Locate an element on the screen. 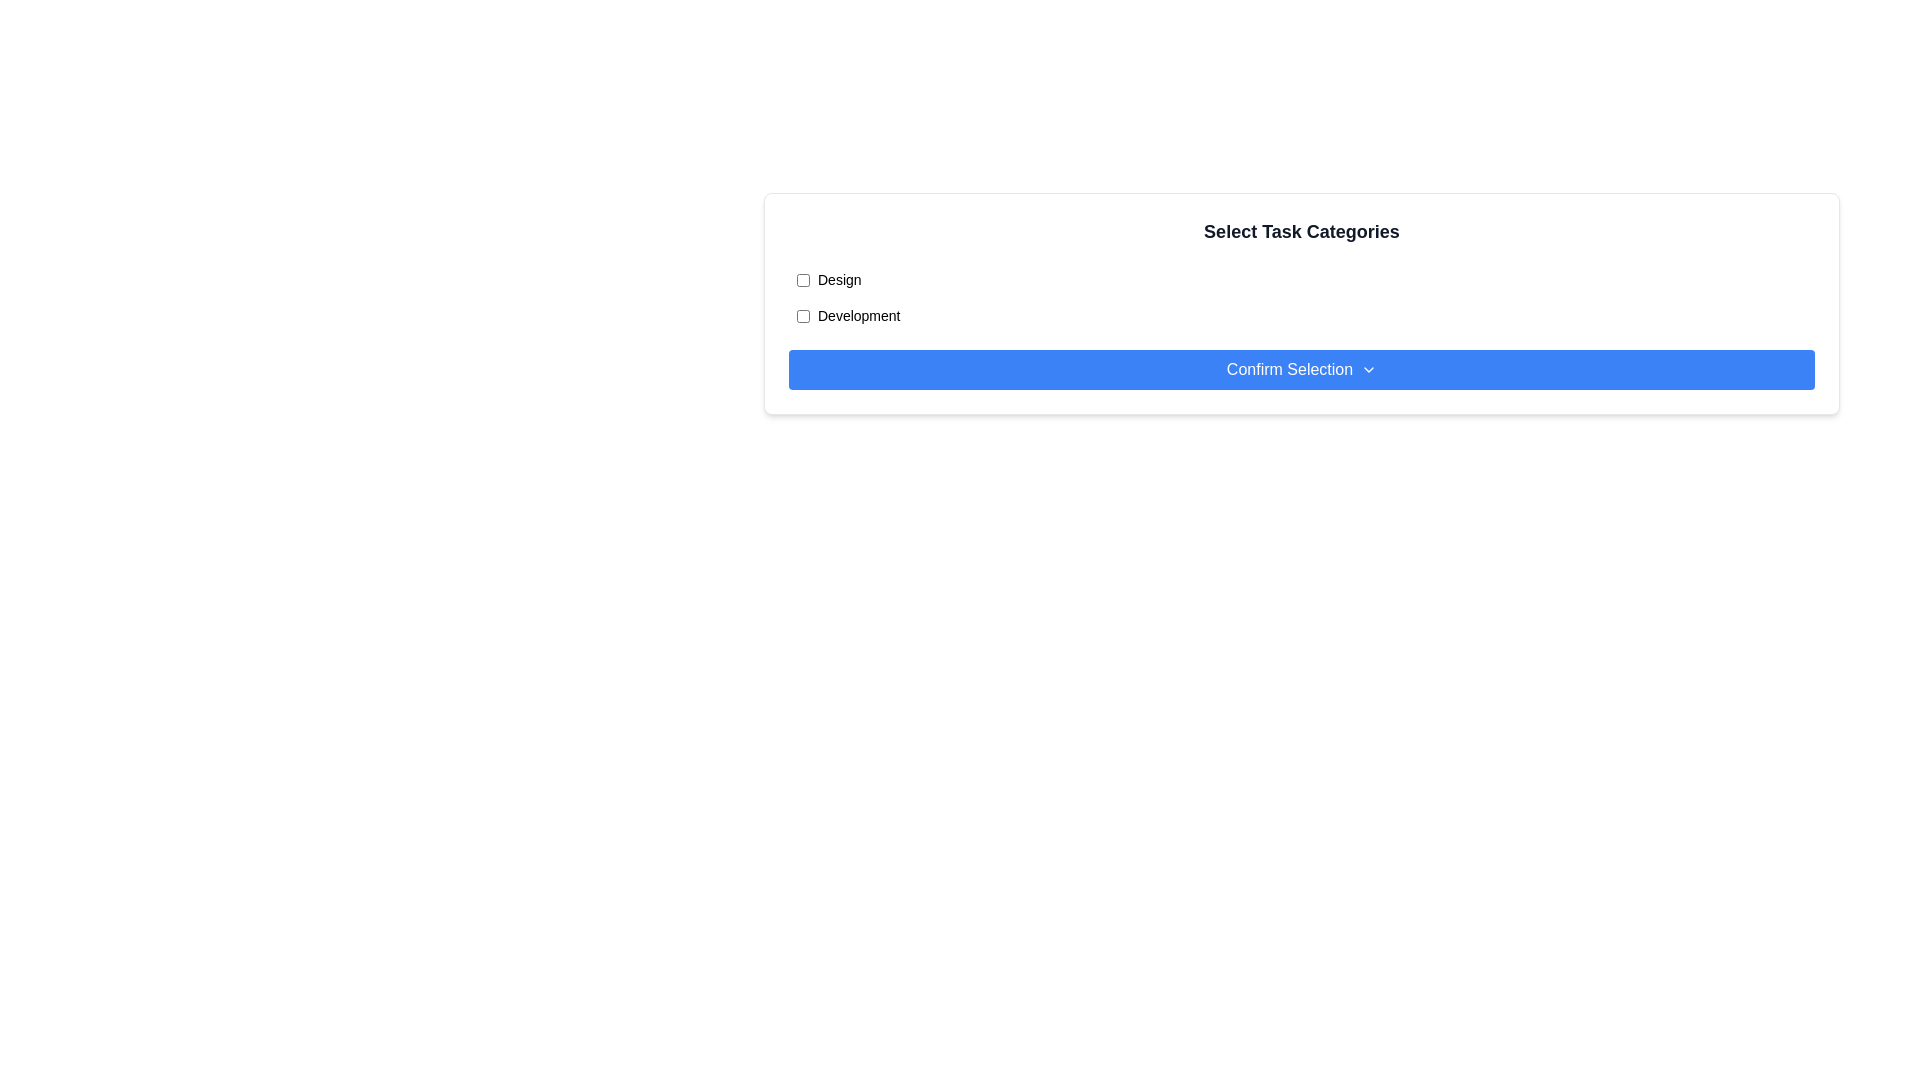 Image resolution: width=1920 pixels, height=1080 pixels. the small square checkbox located to the left of the text 'Development' is located at coordinates (803, 315).